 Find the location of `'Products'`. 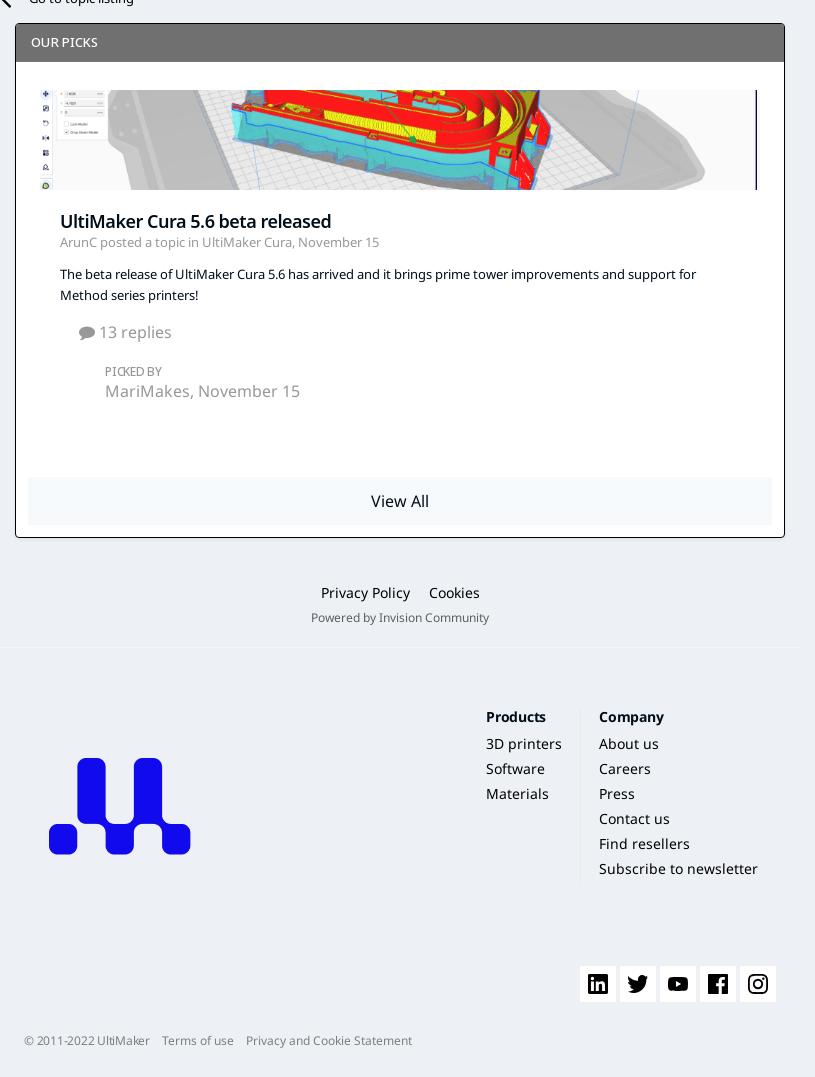

'Products' is located at coordinates (515, 715).